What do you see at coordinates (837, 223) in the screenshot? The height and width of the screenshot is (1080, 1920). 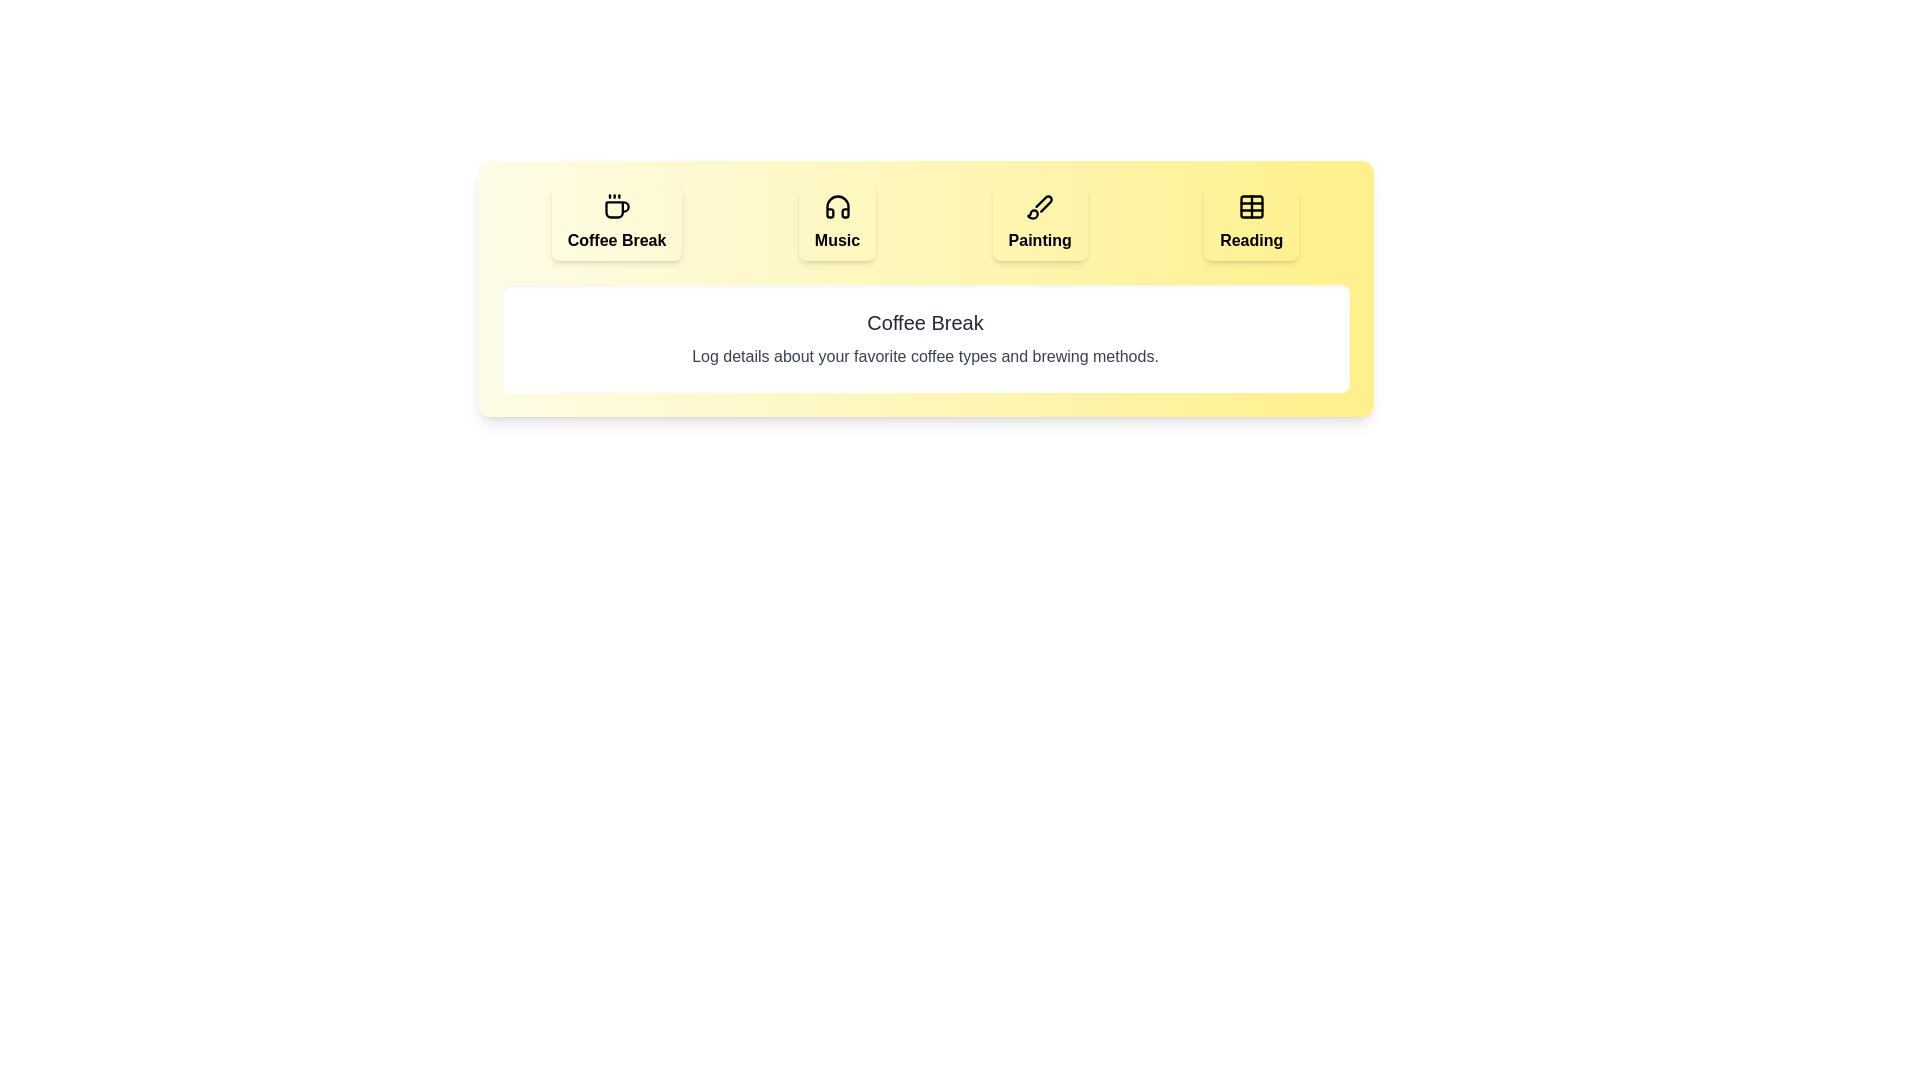 I see `the 'Music' button, which is a rectangular button with a light yellow background, a black headphones icon, and bold text` at bounding box center [837, 223].